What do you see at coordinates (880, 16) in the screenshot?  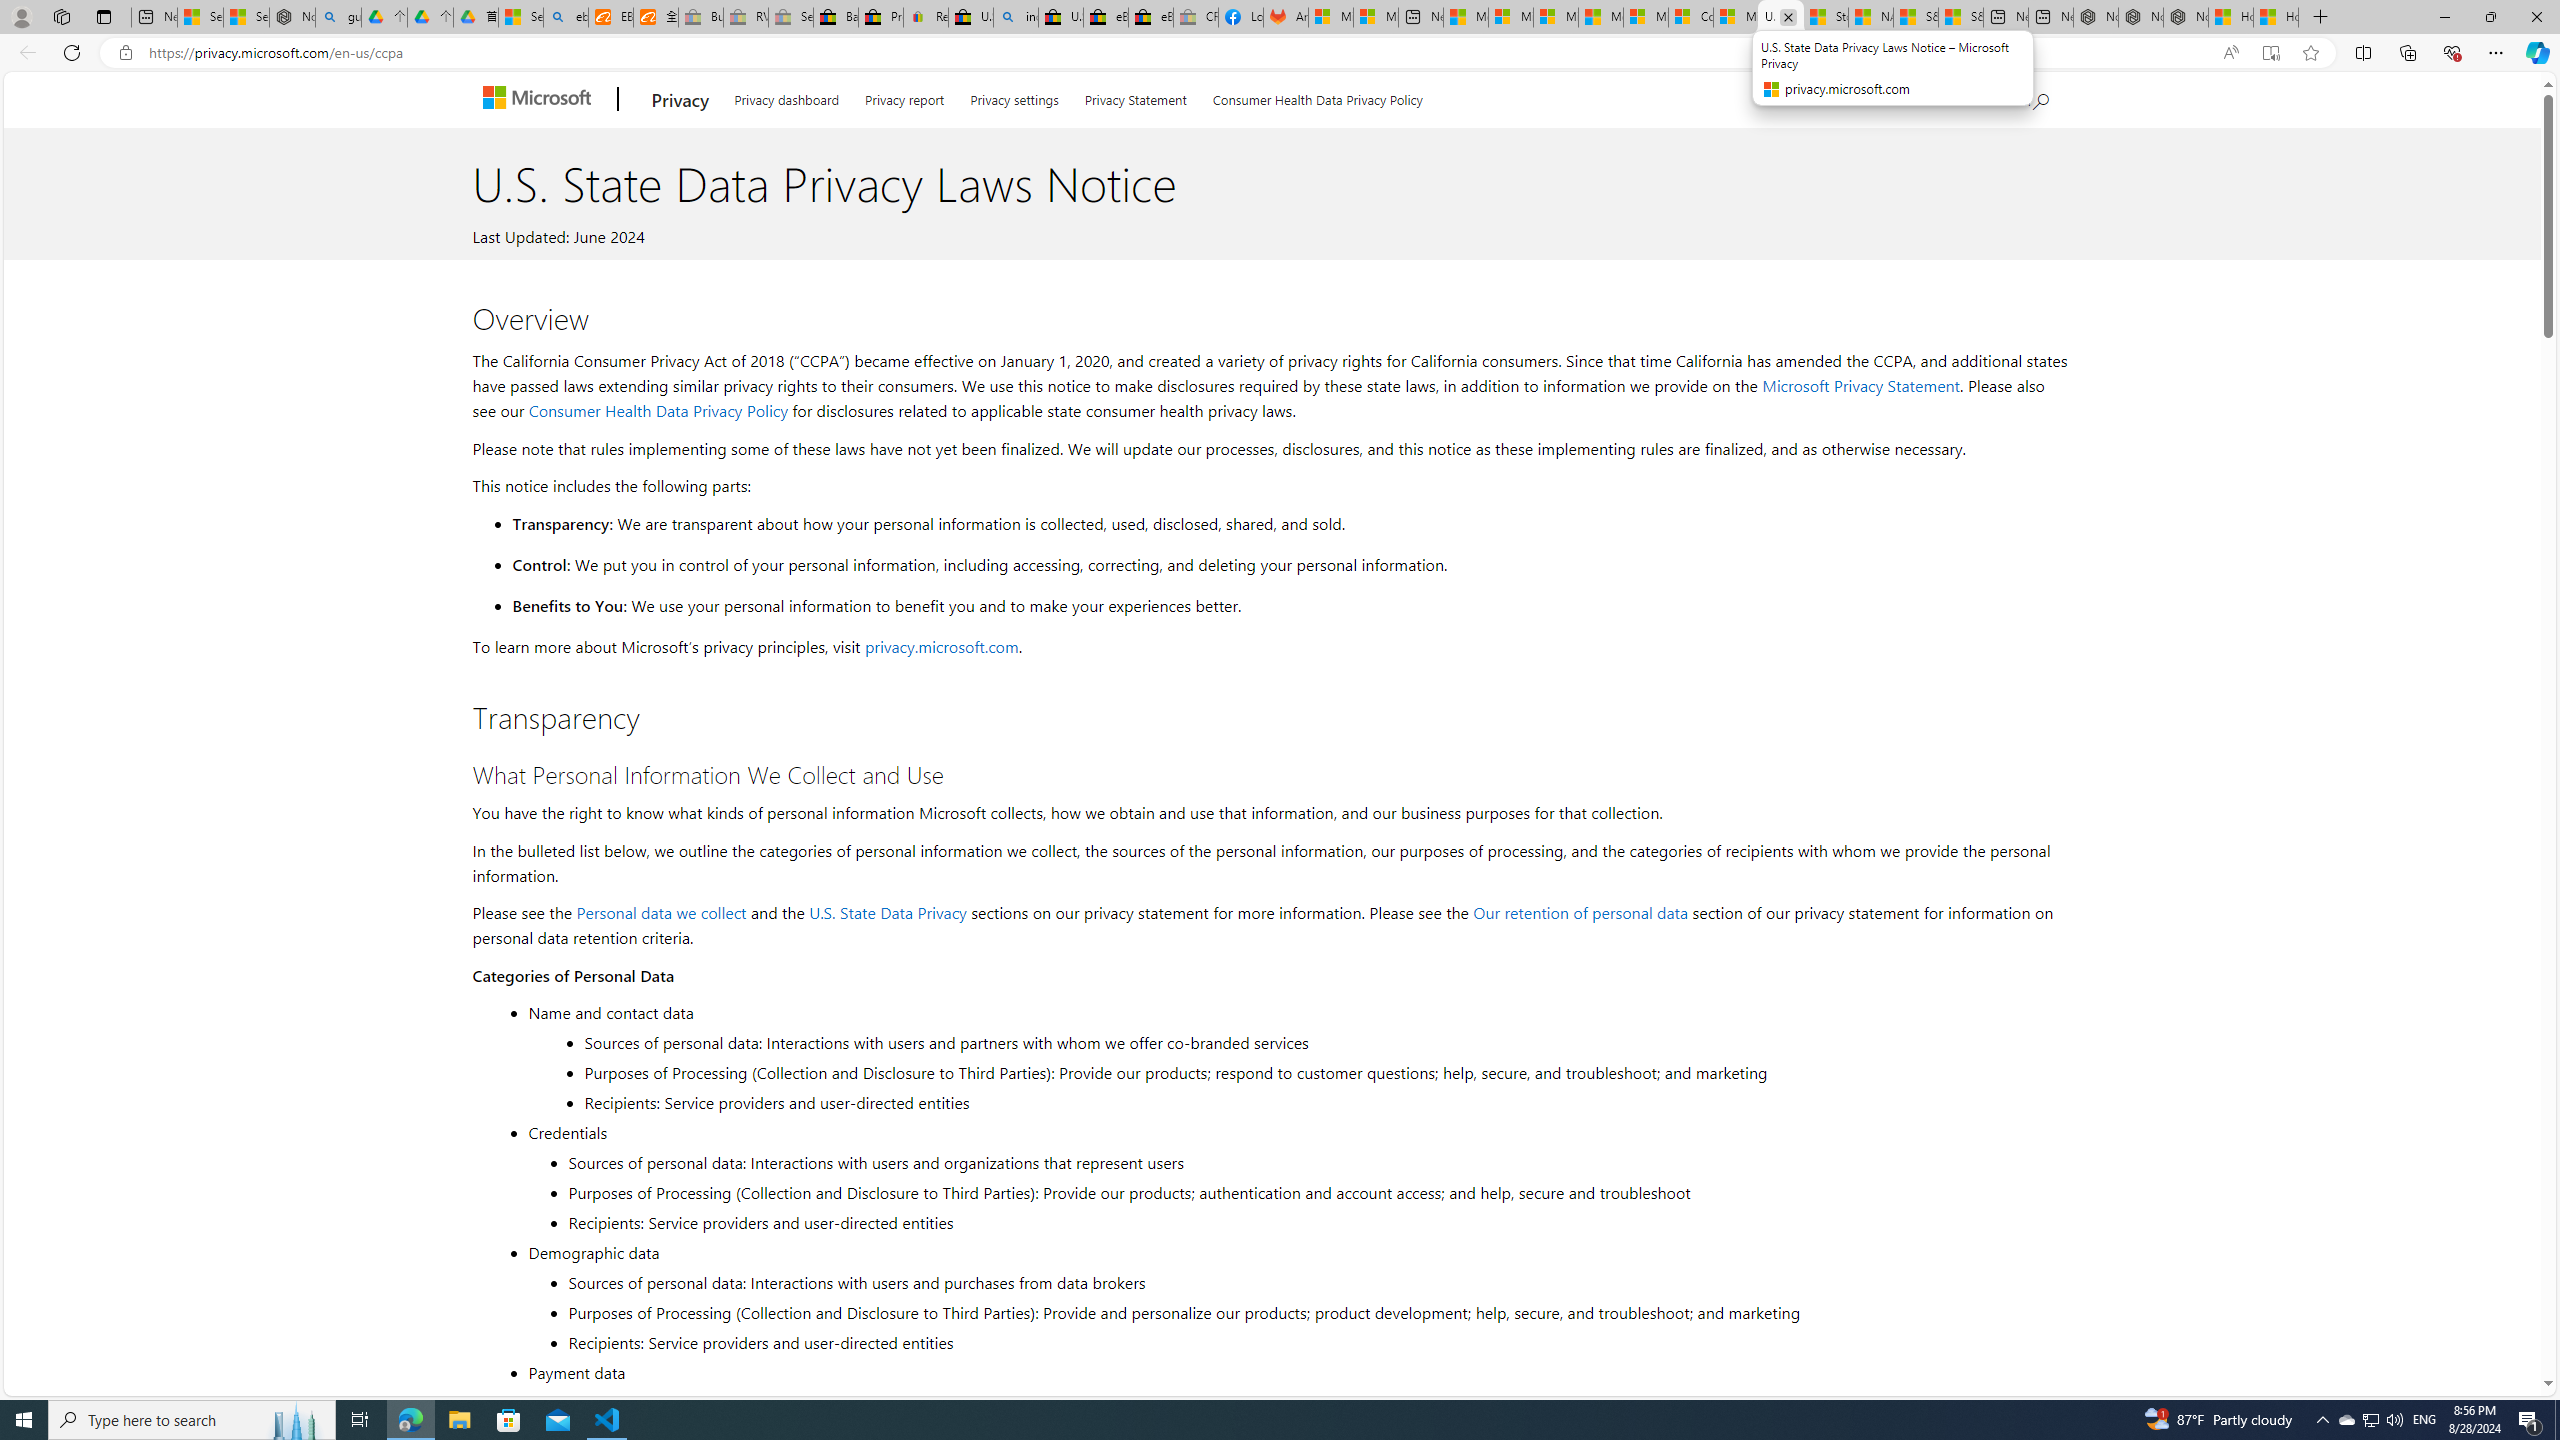 I see `'Press Room - eBay Inc.'` at bounding box center [880, 16].